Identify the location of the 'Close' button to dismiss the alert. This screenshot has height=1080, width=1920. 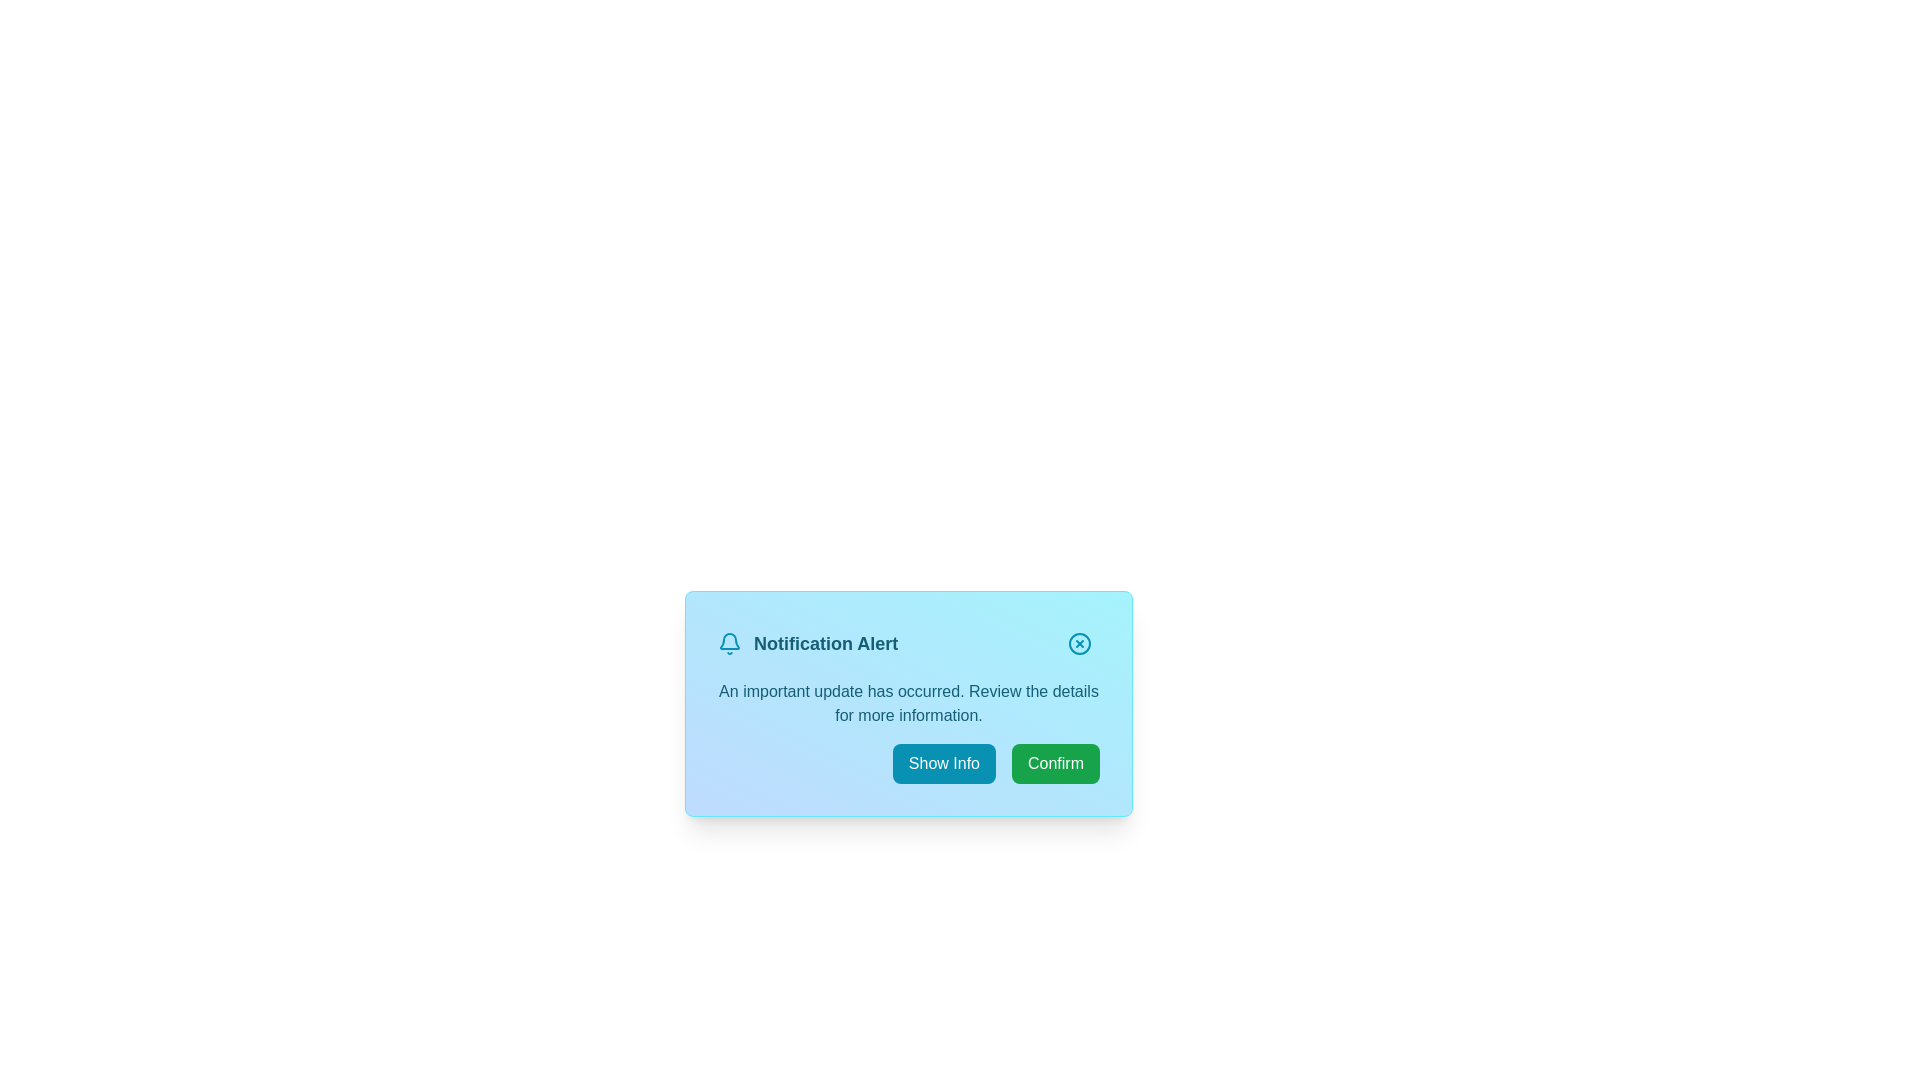
(1079, 644).